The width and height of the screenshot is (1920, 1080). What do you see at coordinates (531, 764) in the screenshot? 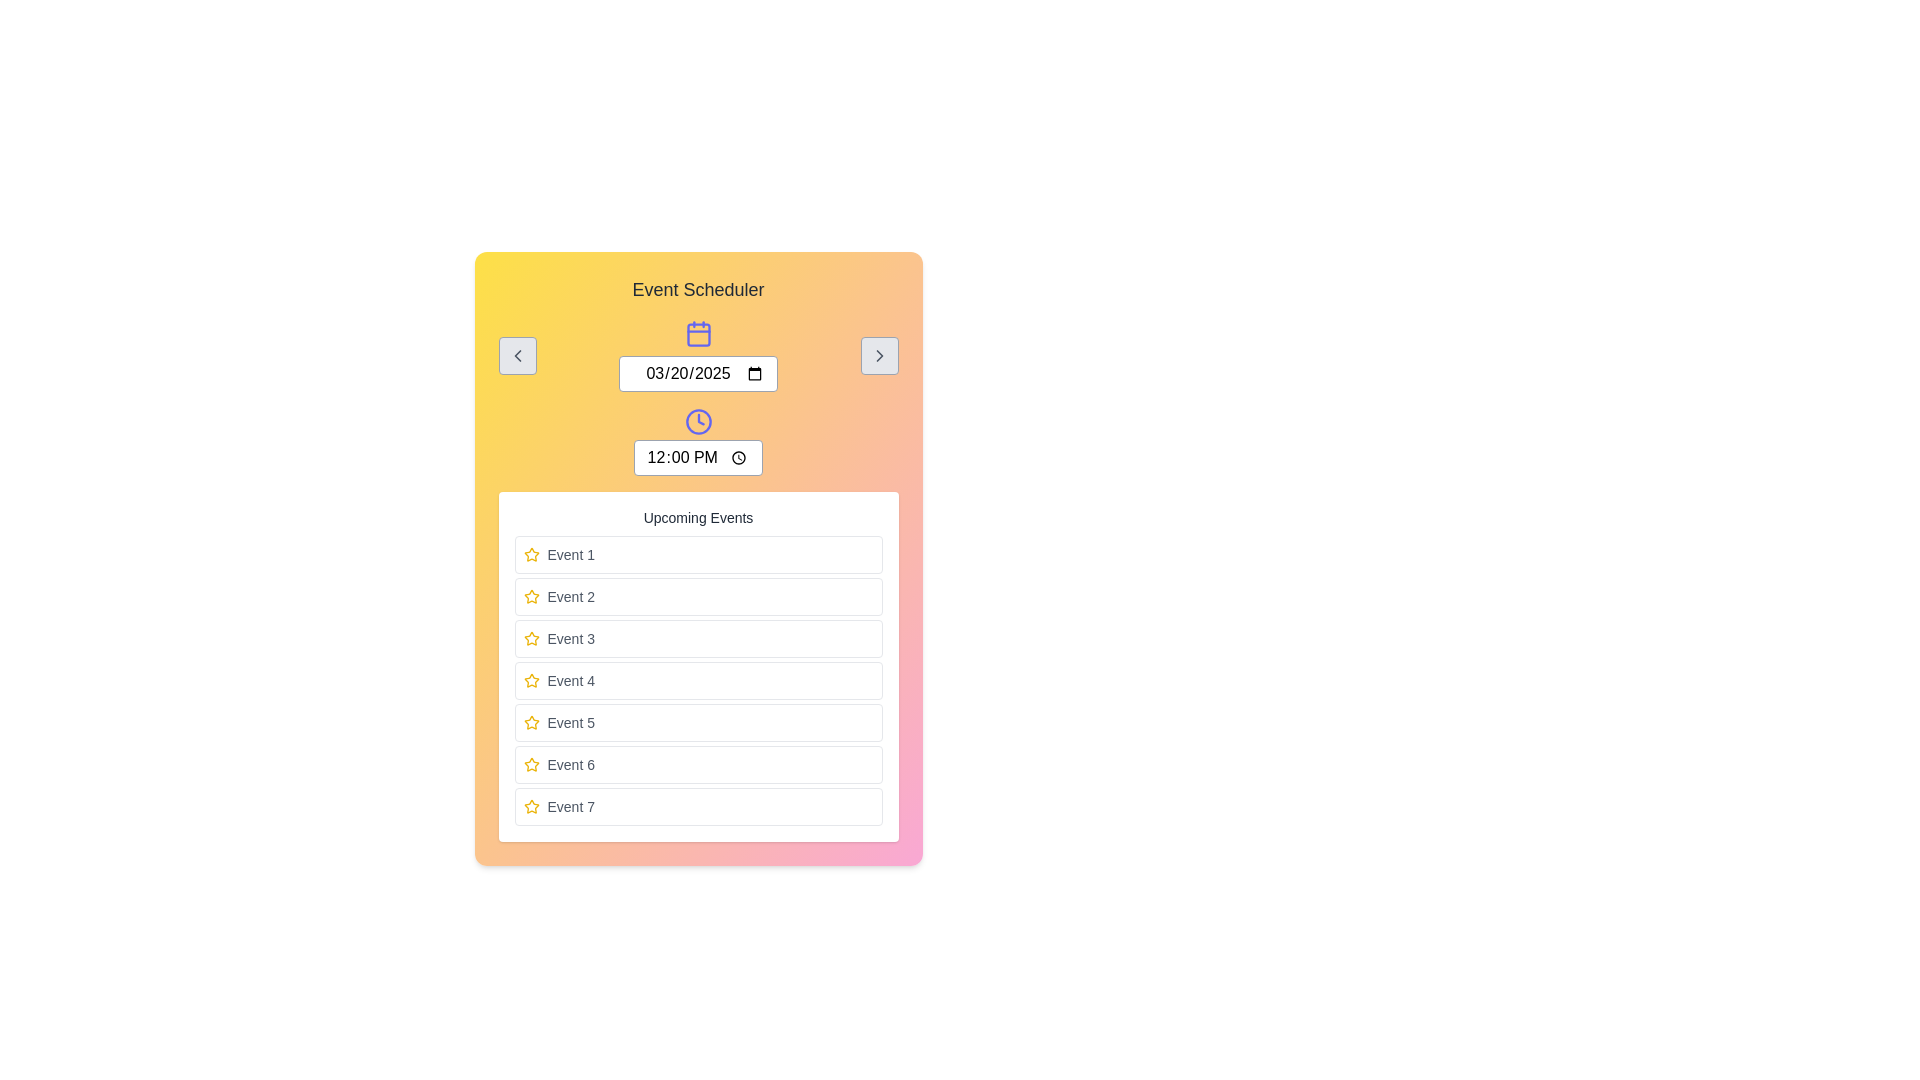
I see `the star-shaped icon with a golden yellow outline located next to the text 'Event 6' in the 'Upcoming Events' list` at bounding box center [531, 764].